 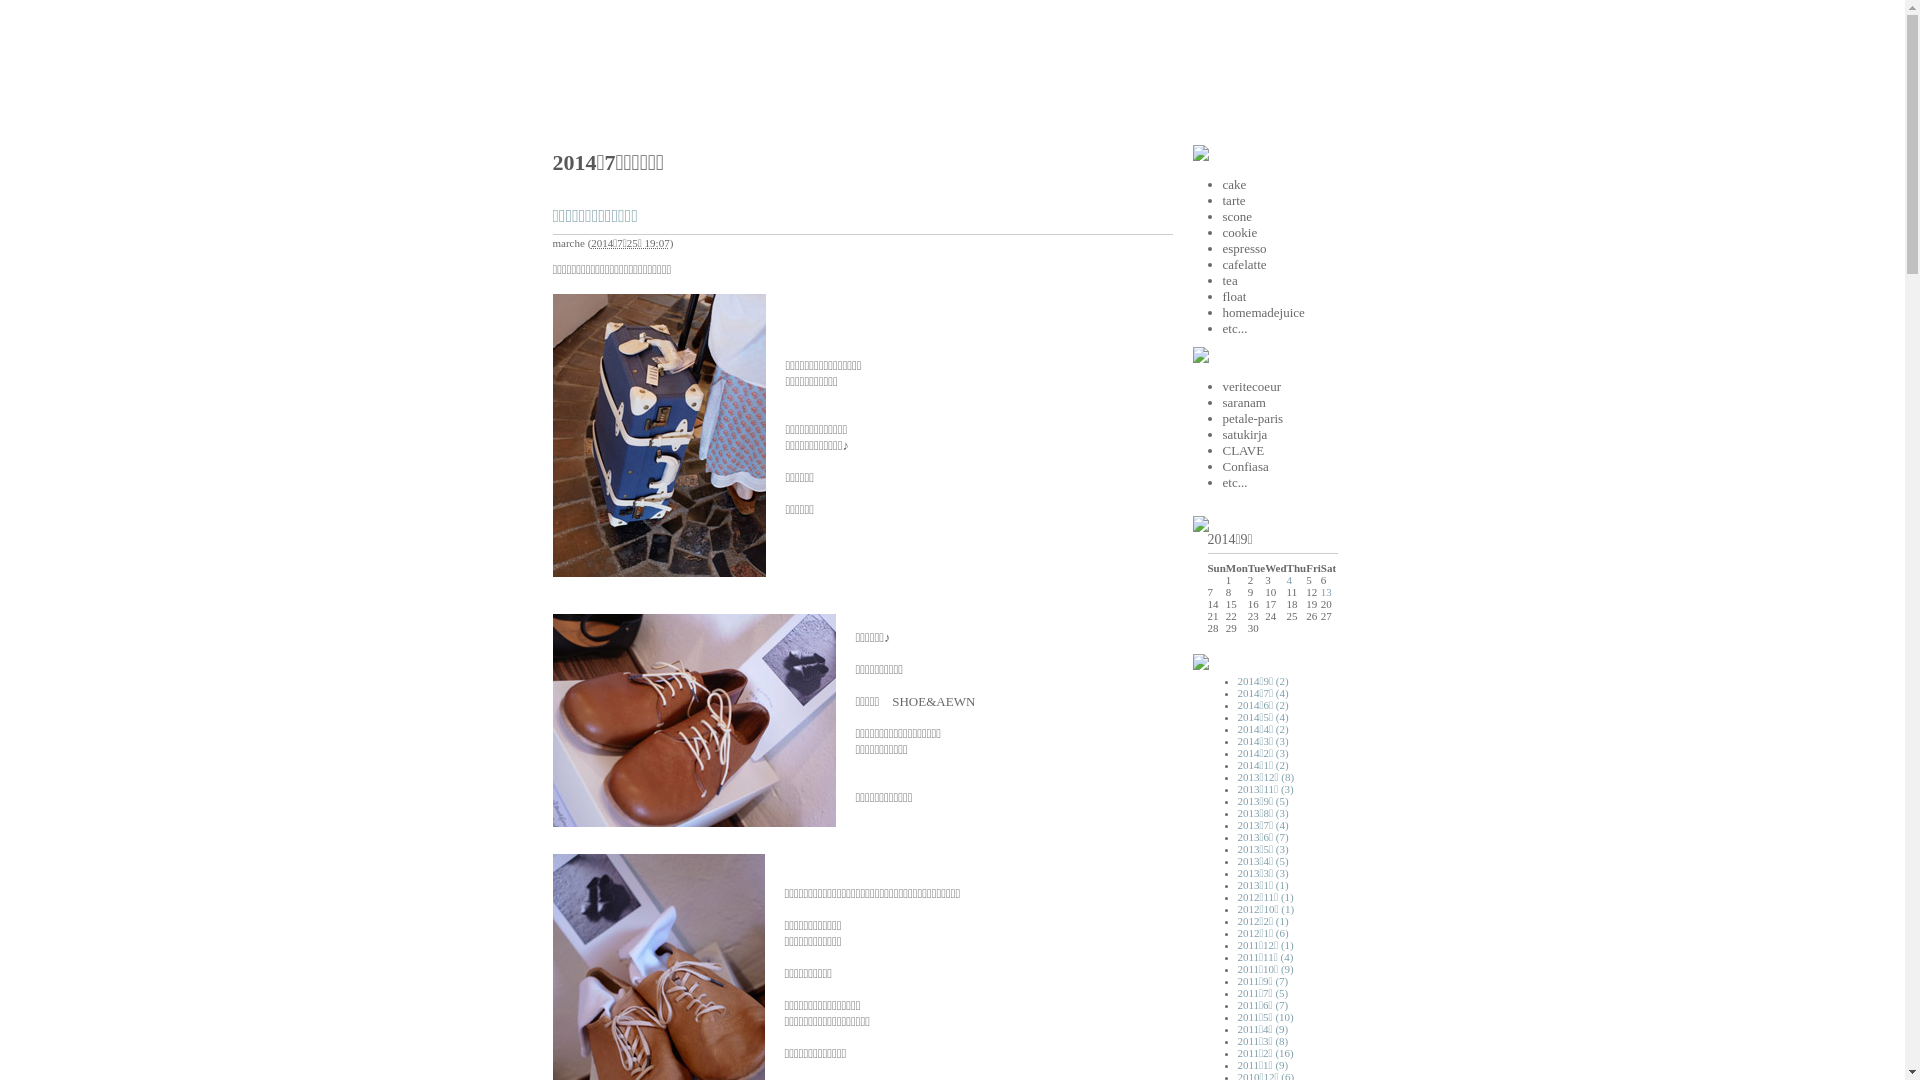 I want to click on '4', so click(x=1290, y=579).